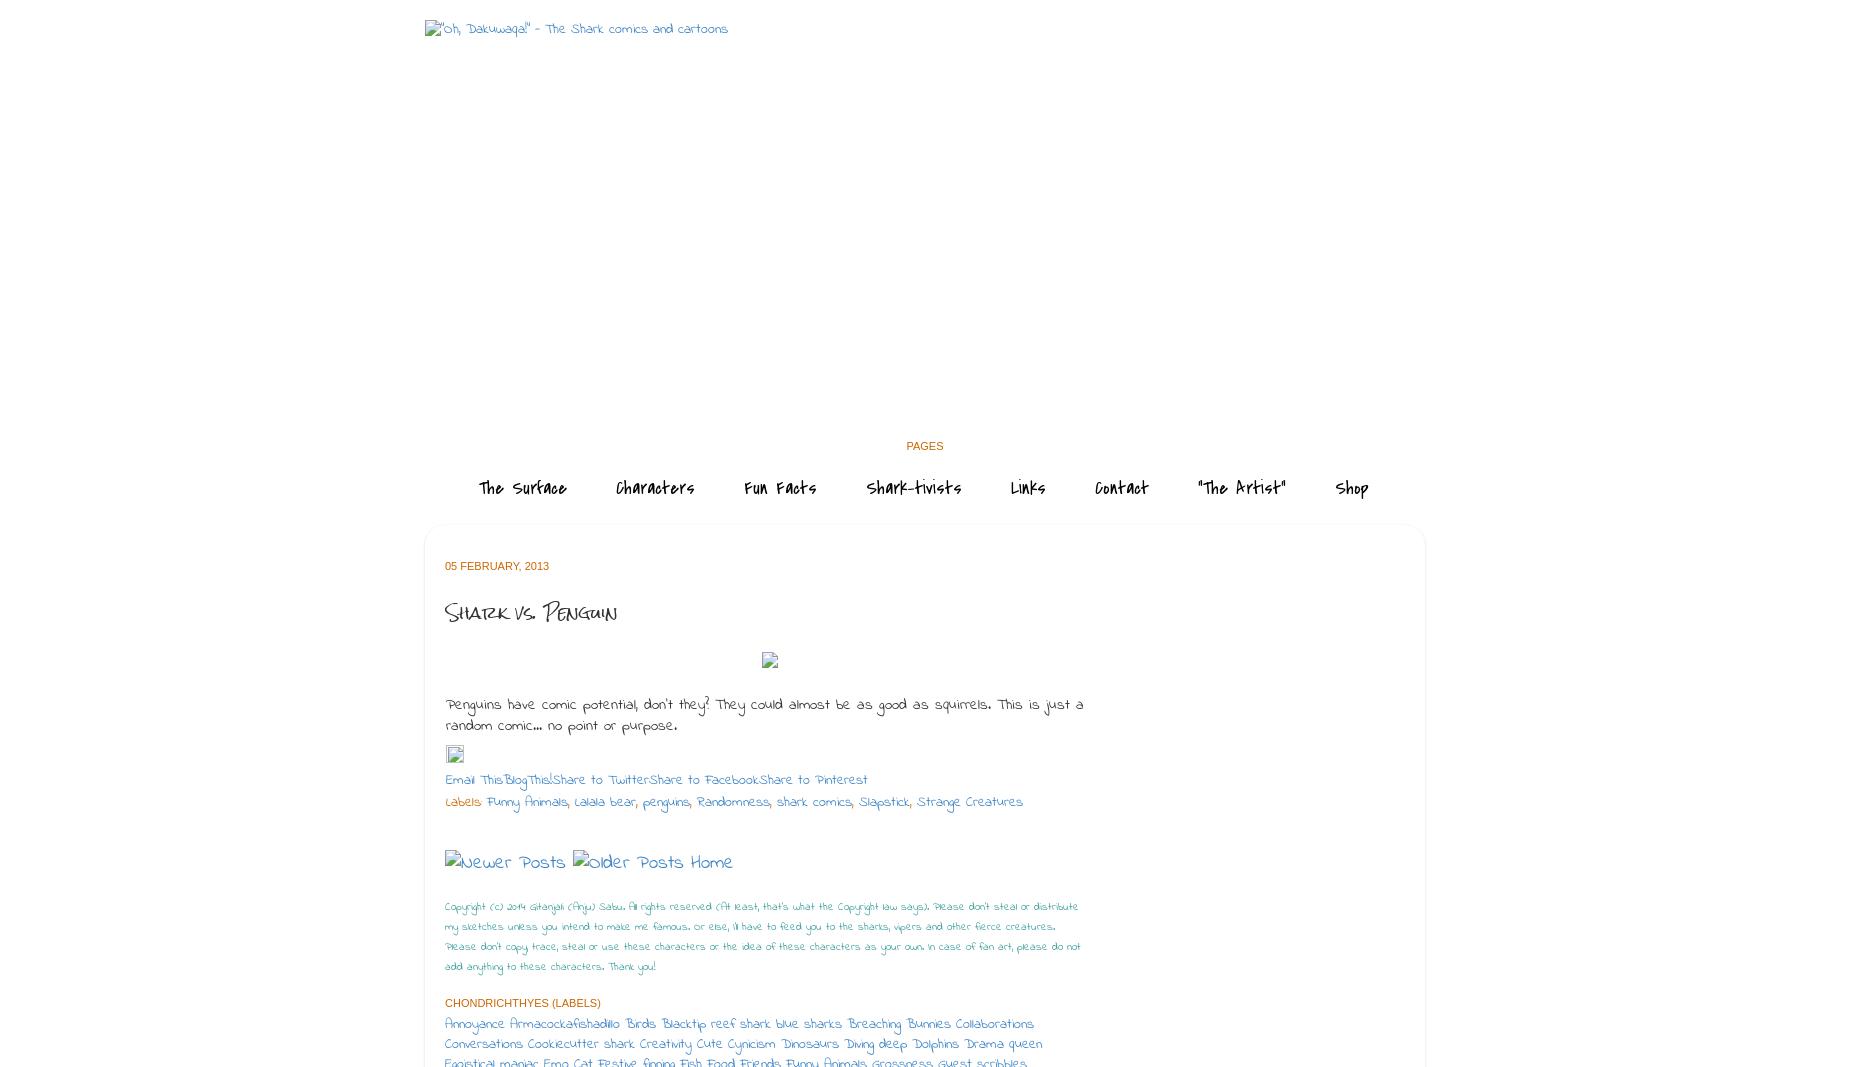 Image resolution: width=1850 pixels, height=1067 pixels. What do you see at coordinates (1027, 487) in the screenshot?
I see `'Links'` at bounding box center [1027, 487].